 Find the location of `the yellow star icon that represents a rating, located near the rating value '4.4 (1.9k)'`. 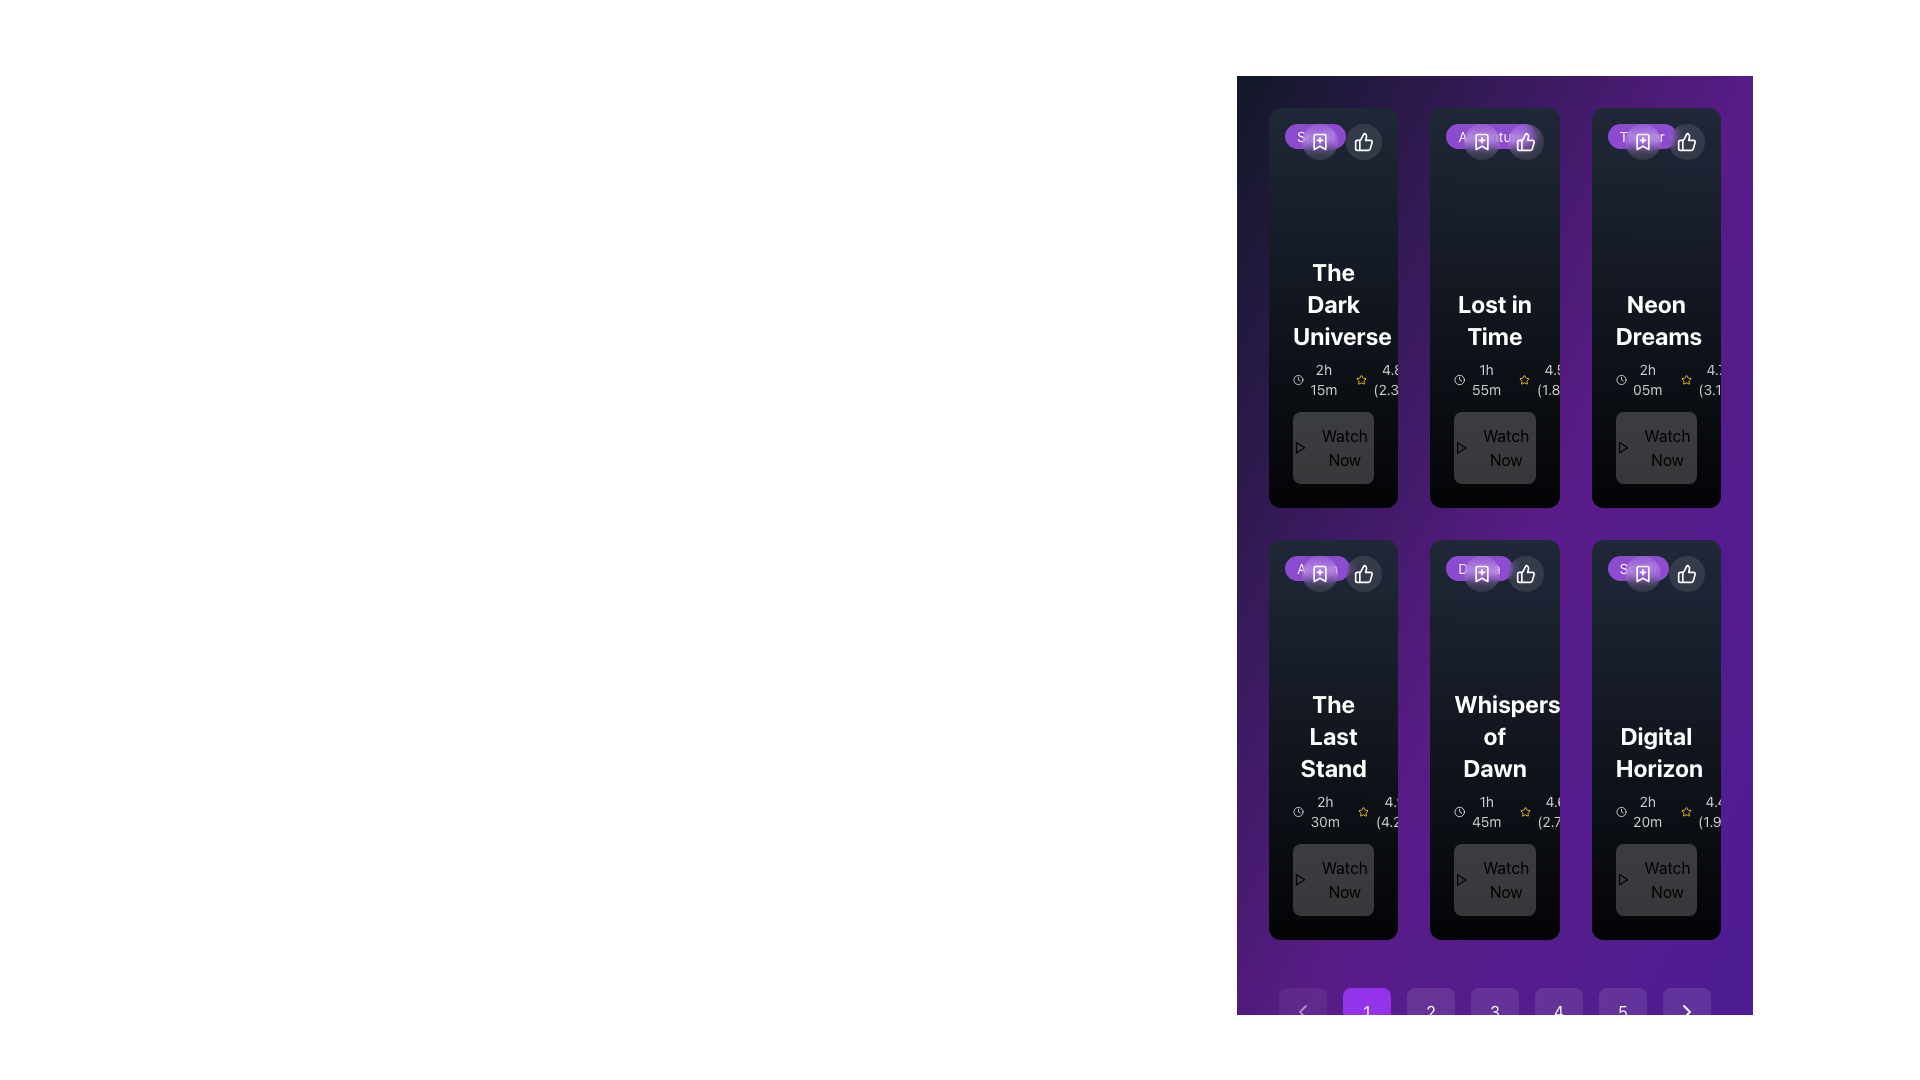

the yellow star icon that represents a rating, located near the rating value '4.4 (1.9k)' is located at coordinates (1685, 812).